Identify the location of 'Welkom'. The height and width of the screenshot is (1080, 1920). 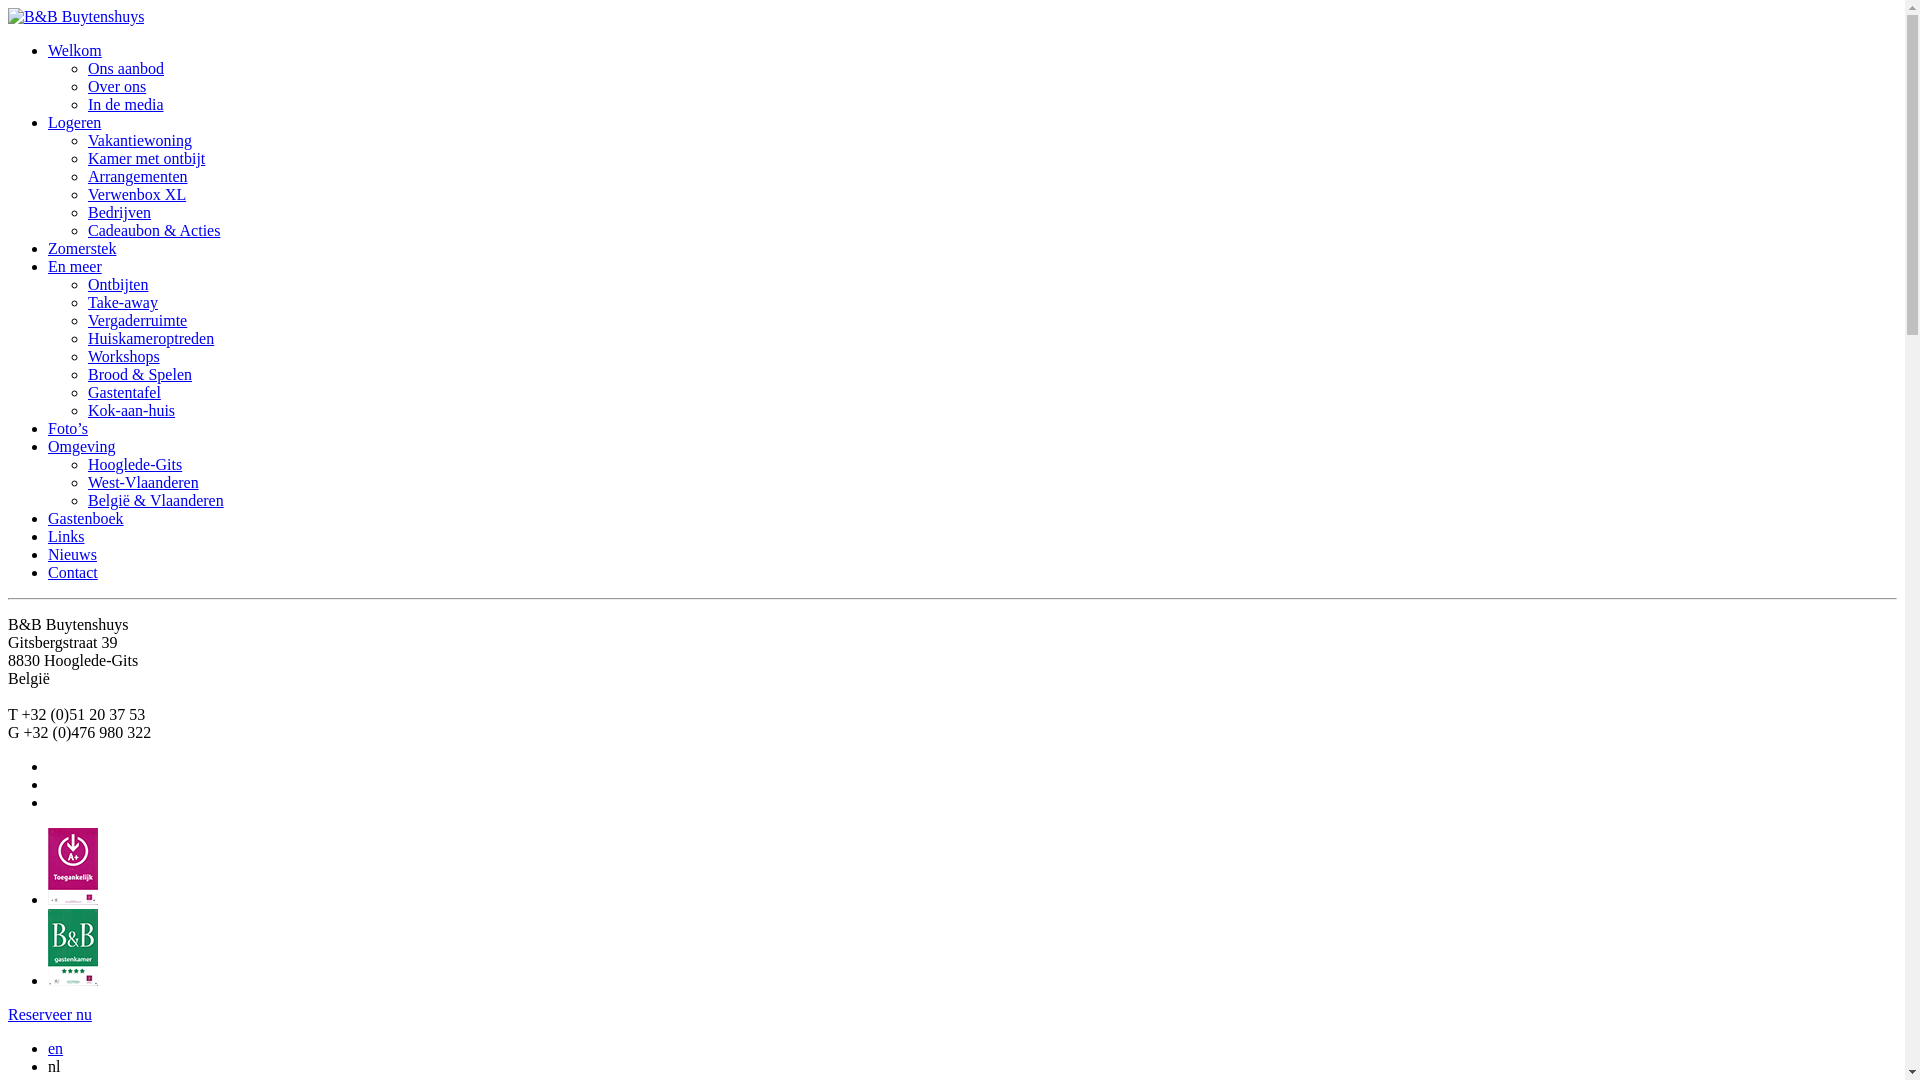
(75, 49).